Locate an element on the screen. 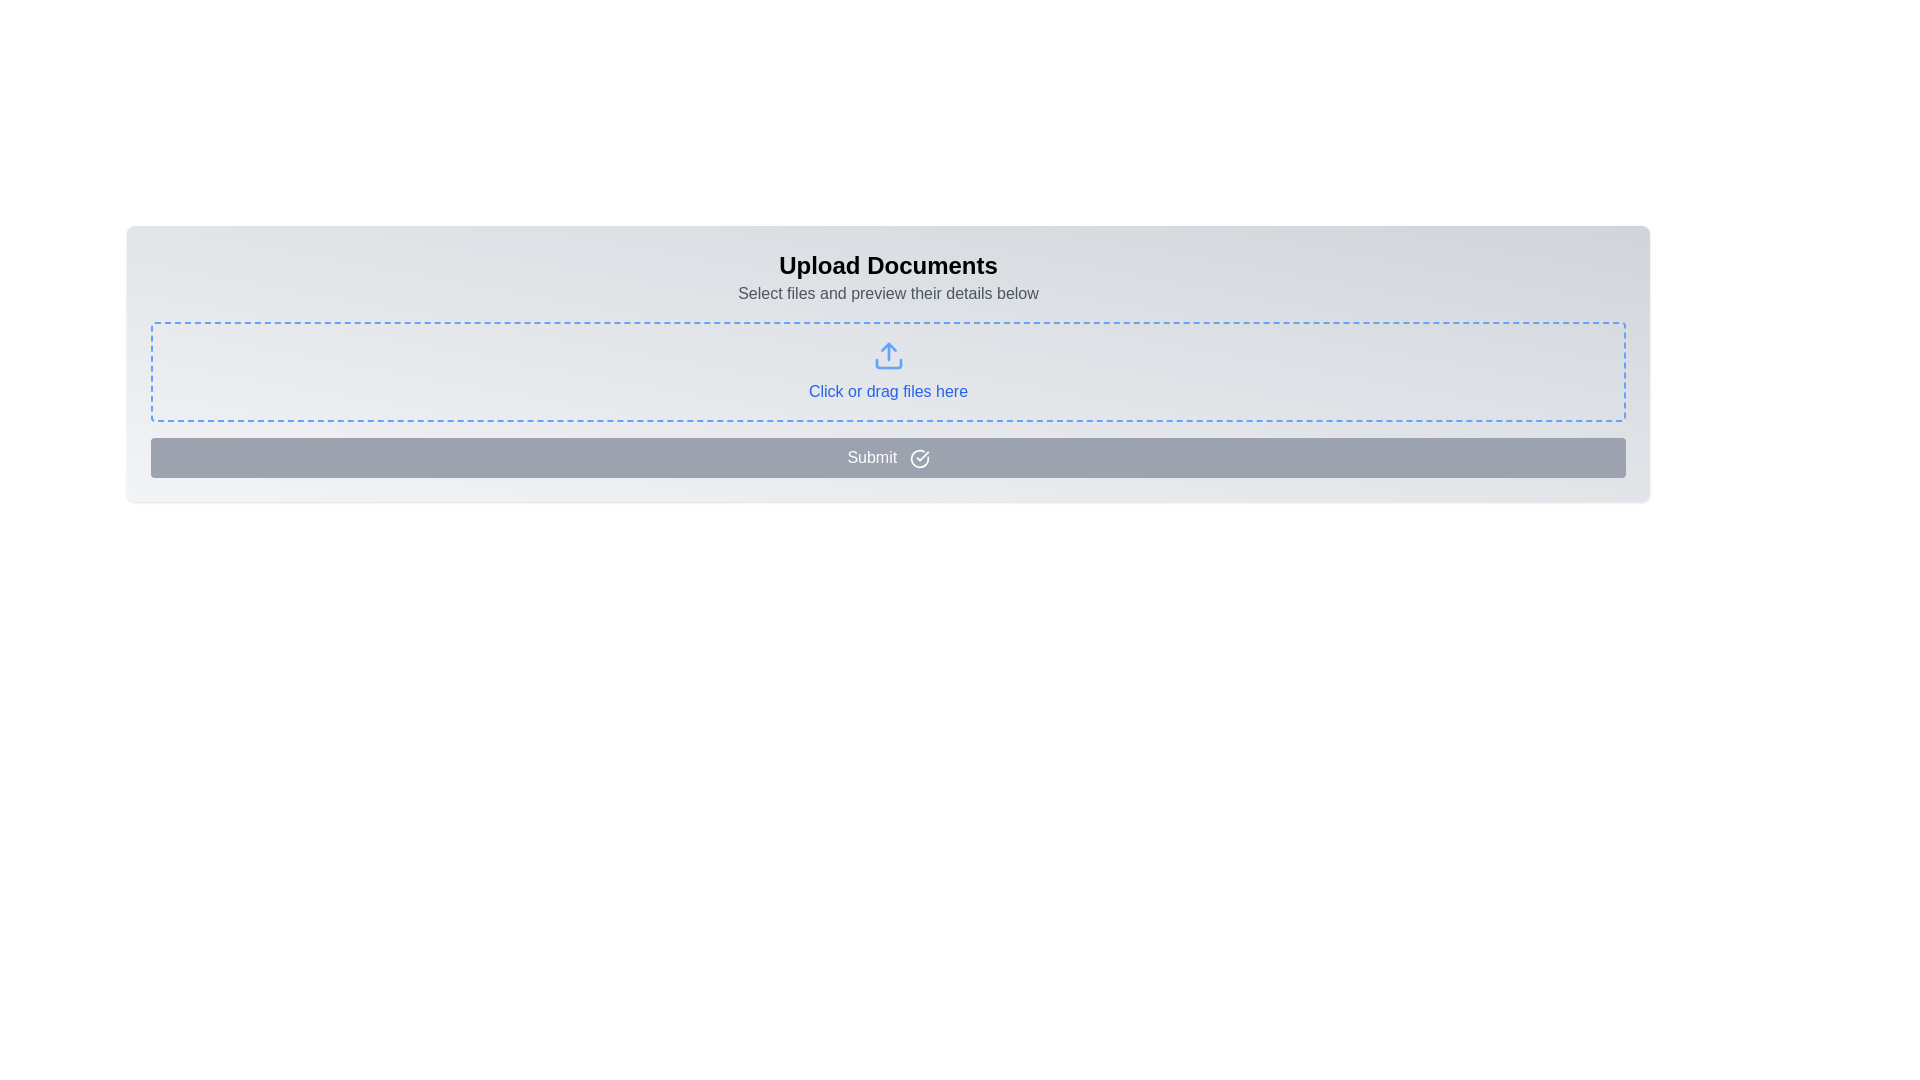  instructional text 'Select files and preview their details below' located below the heading 'Upload Documents' is located at coordinates (887, 293).